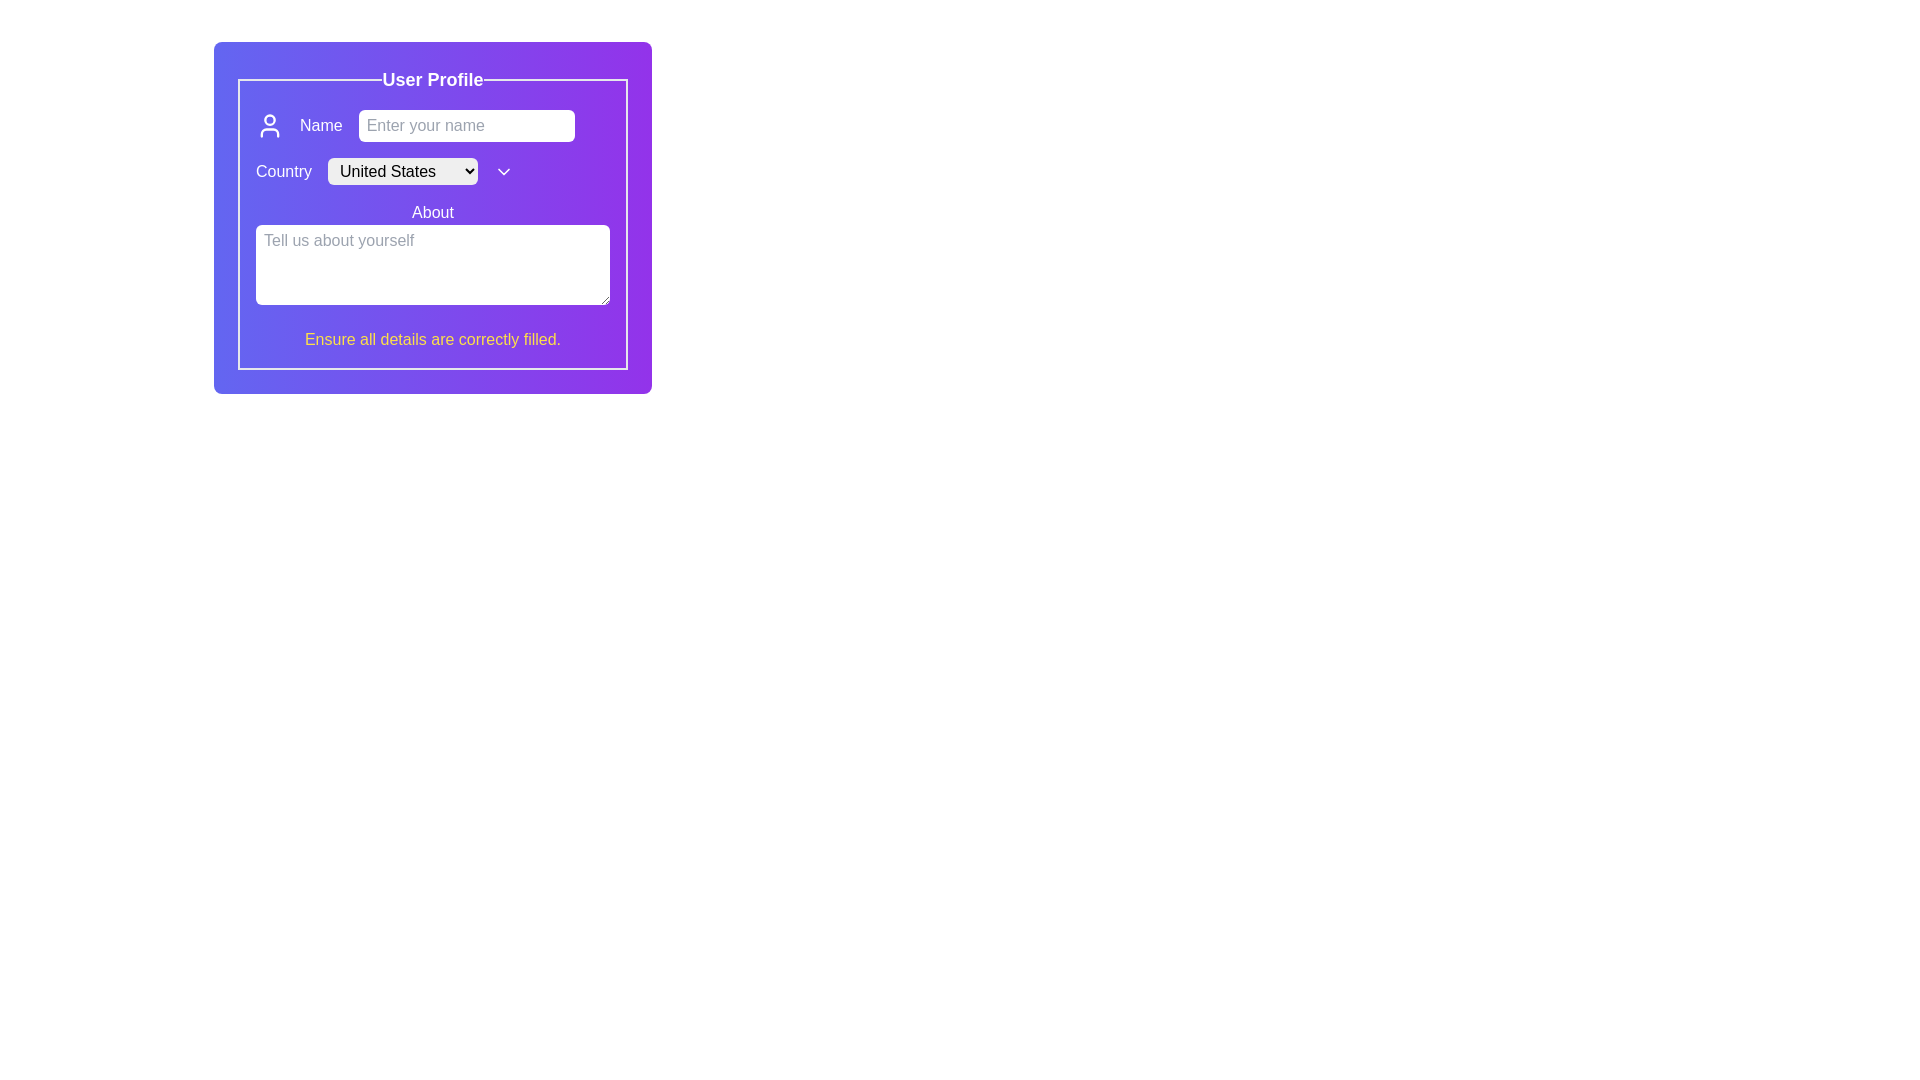  Describe the element at coordinates (282, 170) in the screenshot. I see `the 'Country' label, which displays white text on a purple background and serves as a label for the dropdown menu in the User Profile section` at that location.